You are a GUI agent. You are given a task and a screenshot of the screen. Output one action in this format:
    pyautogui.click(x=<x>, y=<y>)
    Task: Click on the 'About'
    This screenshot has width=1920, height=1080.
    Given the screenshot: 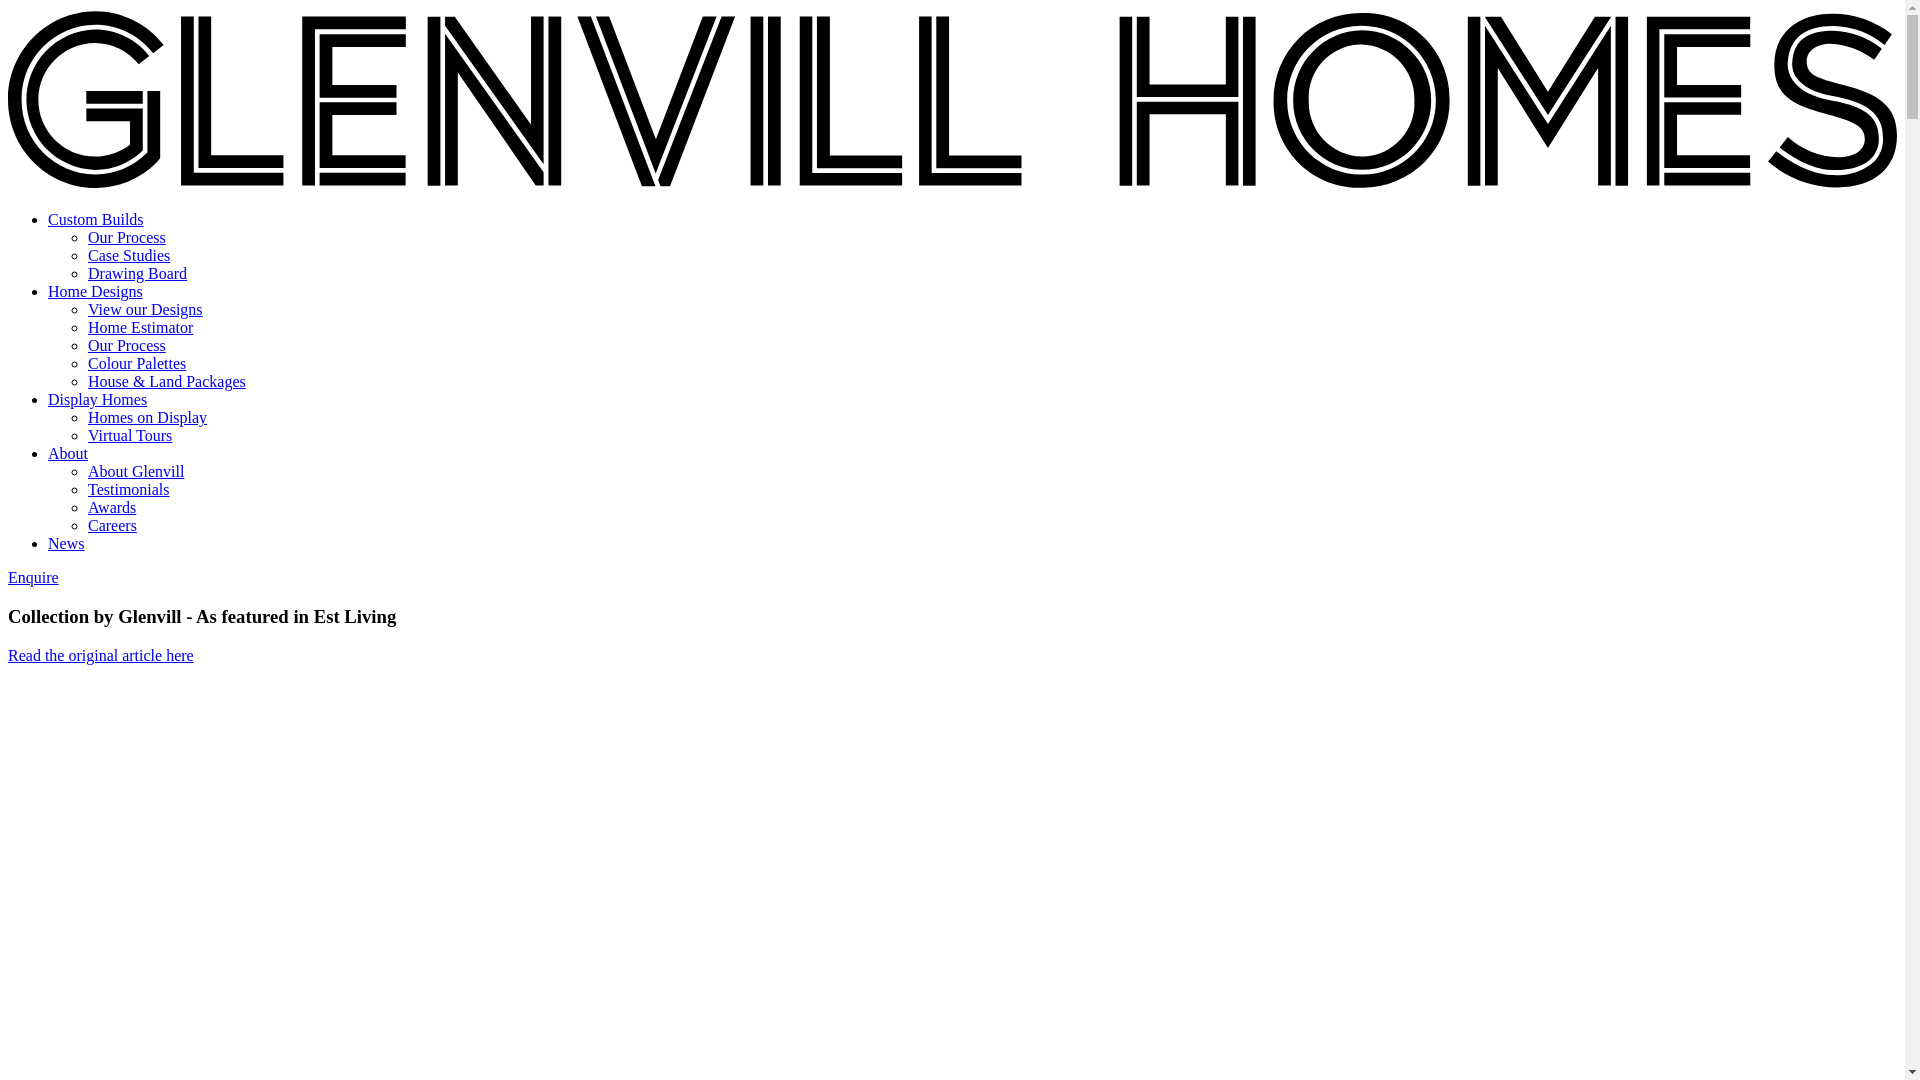 What is the action you would take?
    pyautogui.click(x=67, y=453)
    